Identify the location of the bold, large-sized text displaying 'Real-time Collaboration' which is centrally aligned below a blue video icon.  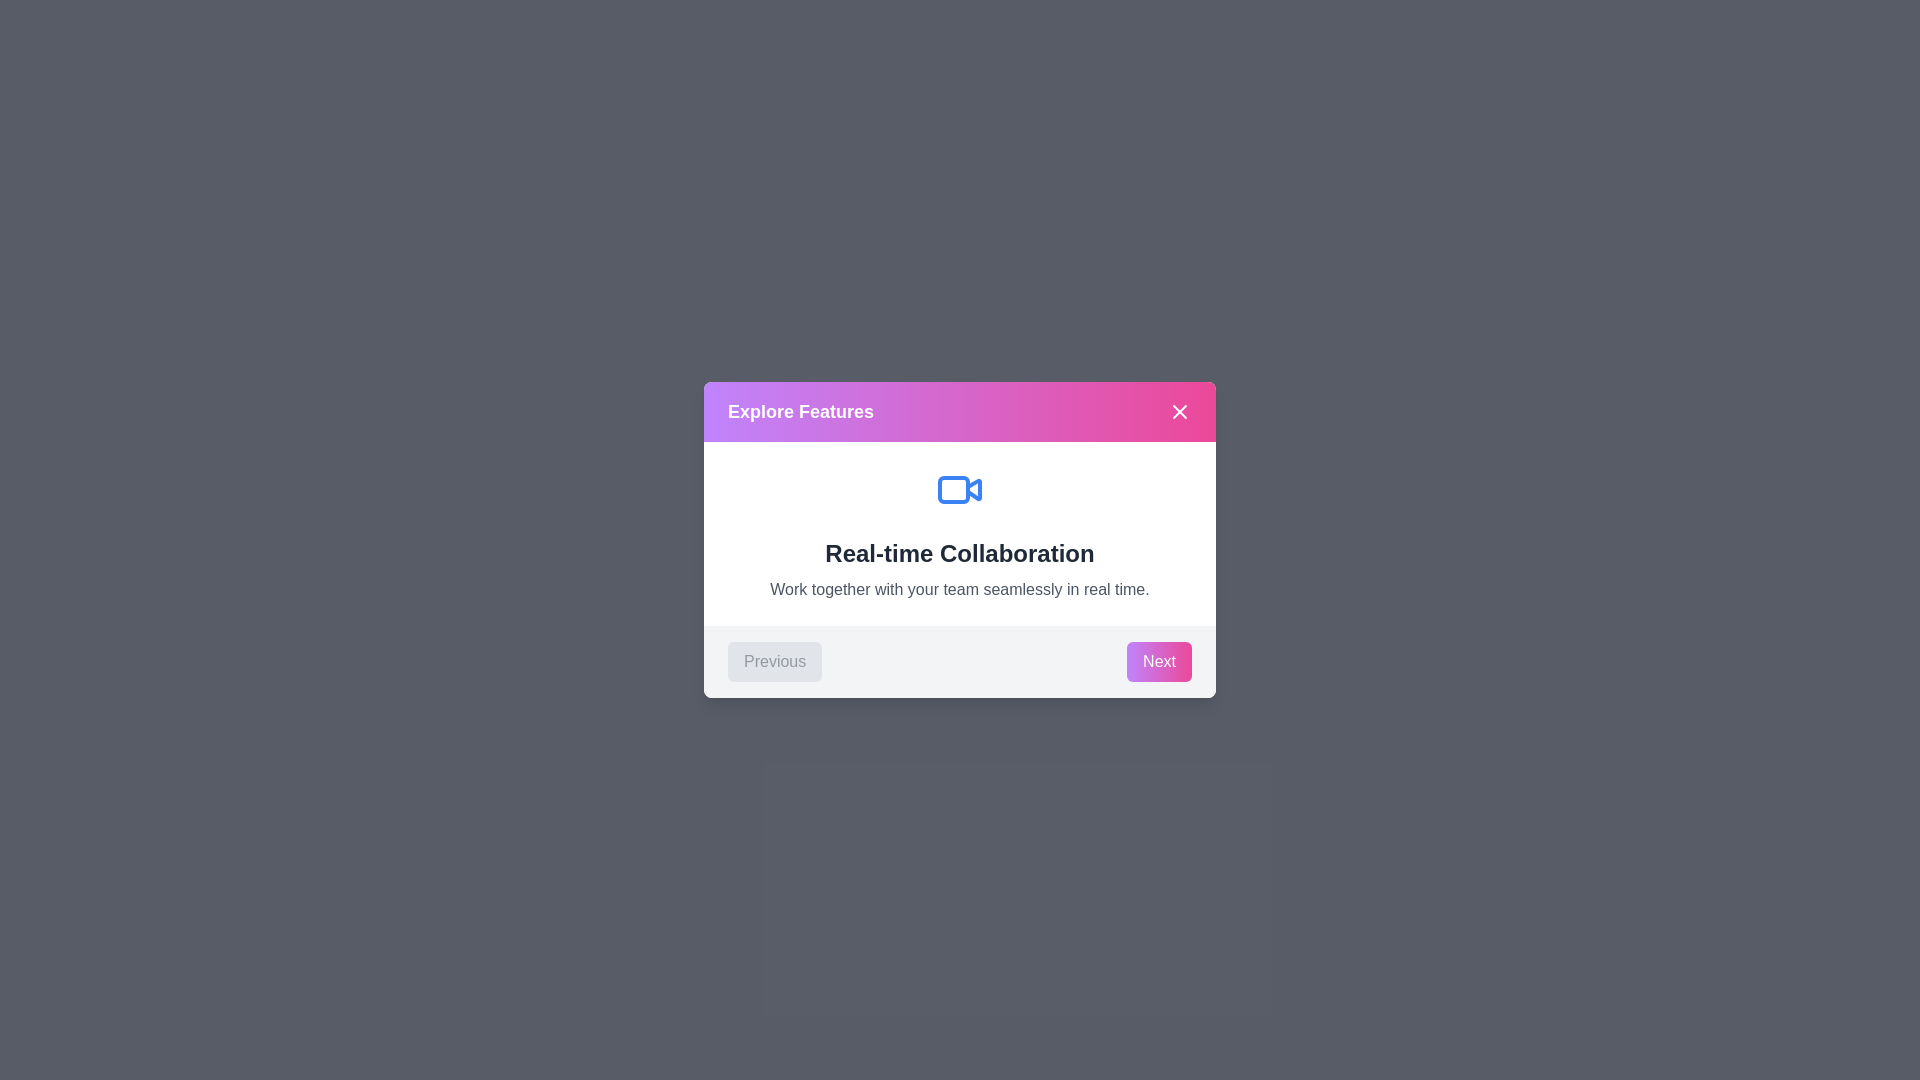
(960, 554).